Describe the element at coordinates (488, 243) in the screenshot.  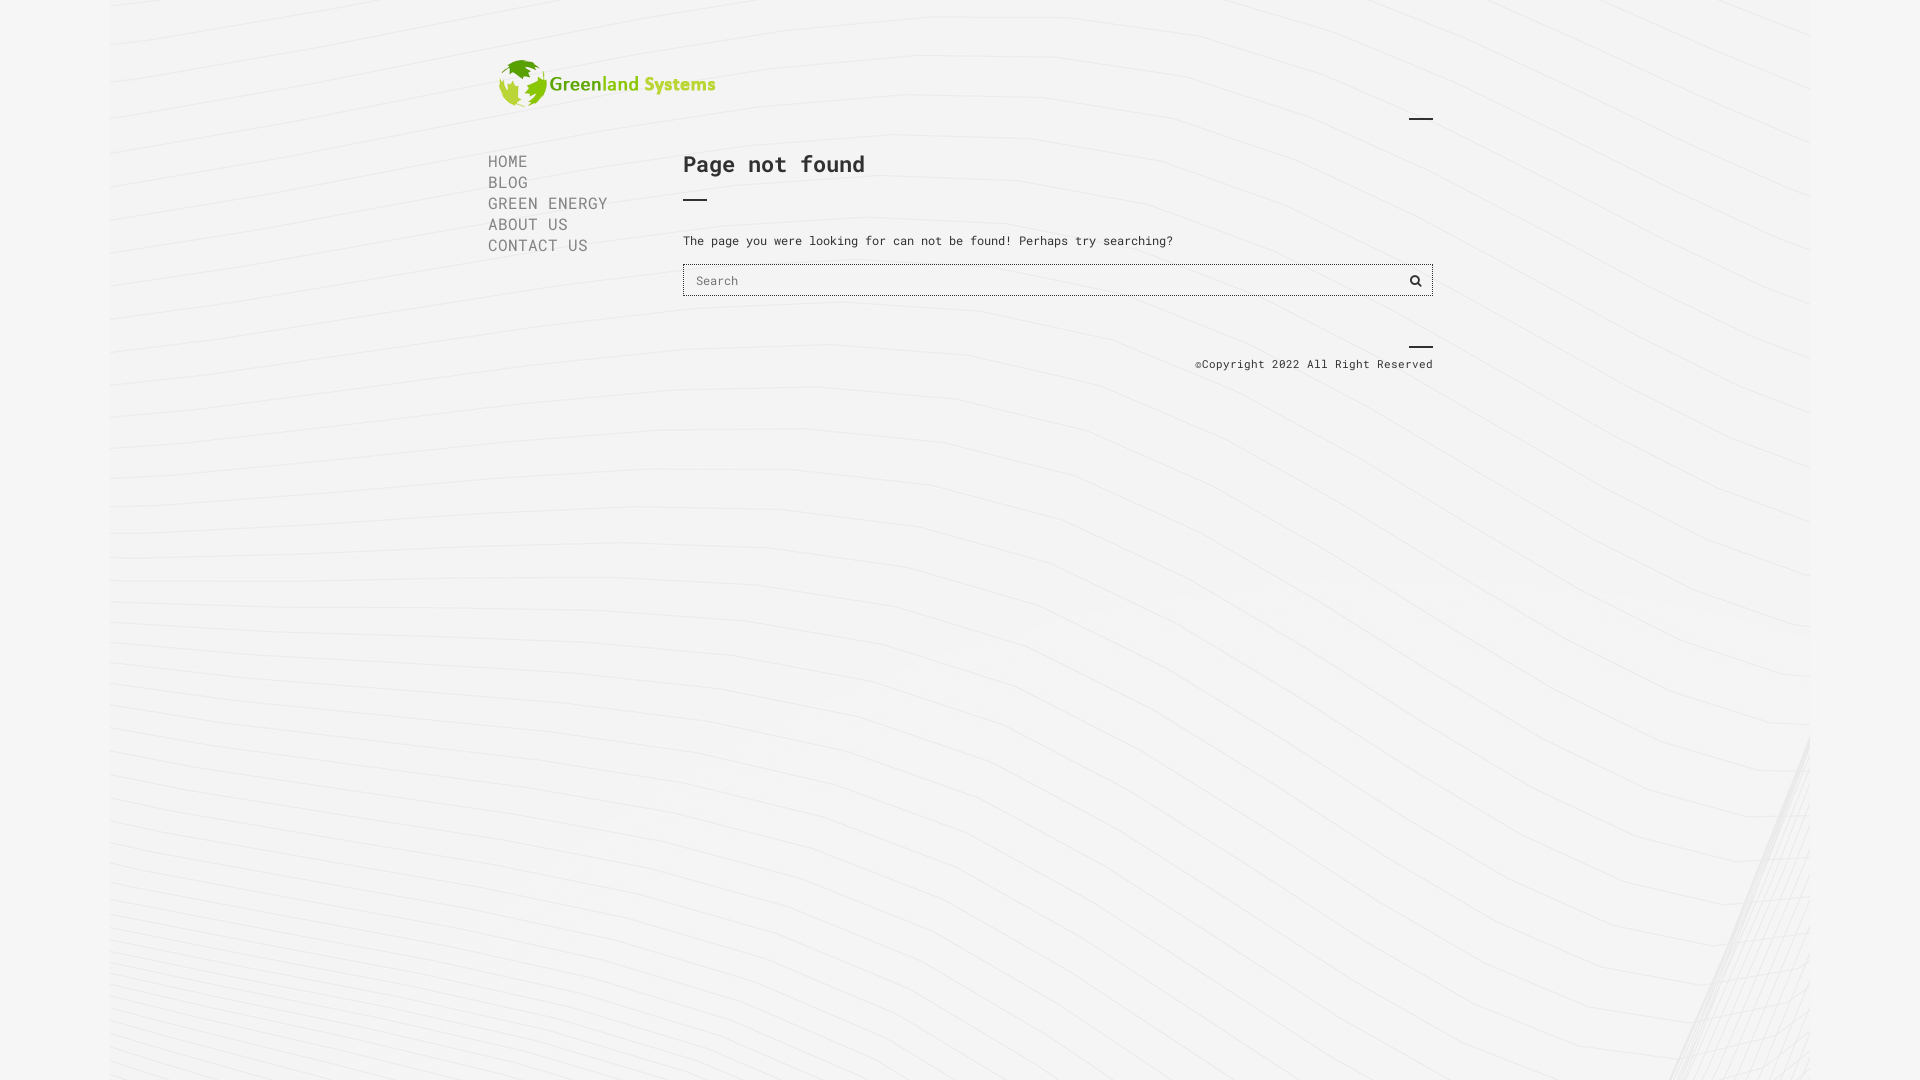
I see `'CONTACT US'` at that location.